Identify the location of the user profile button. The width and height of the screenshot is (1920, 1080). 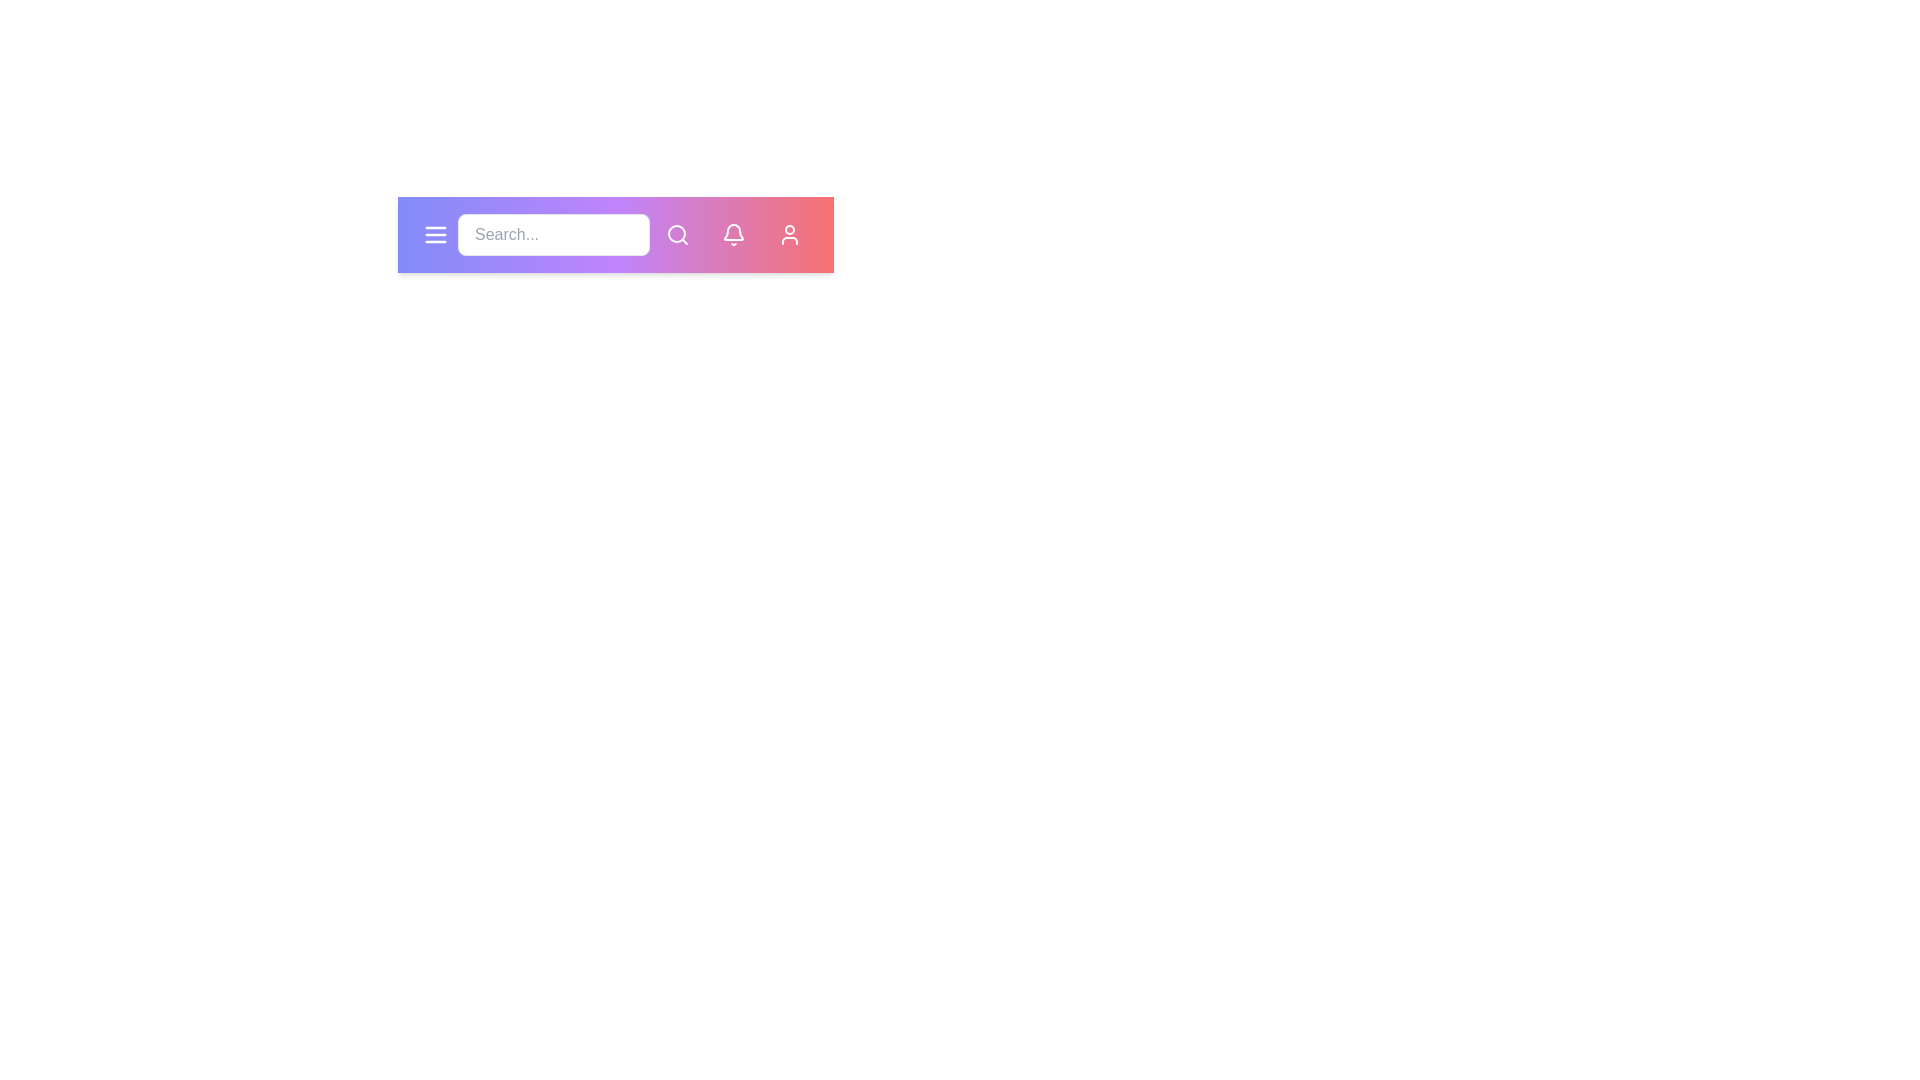
(789, 234).